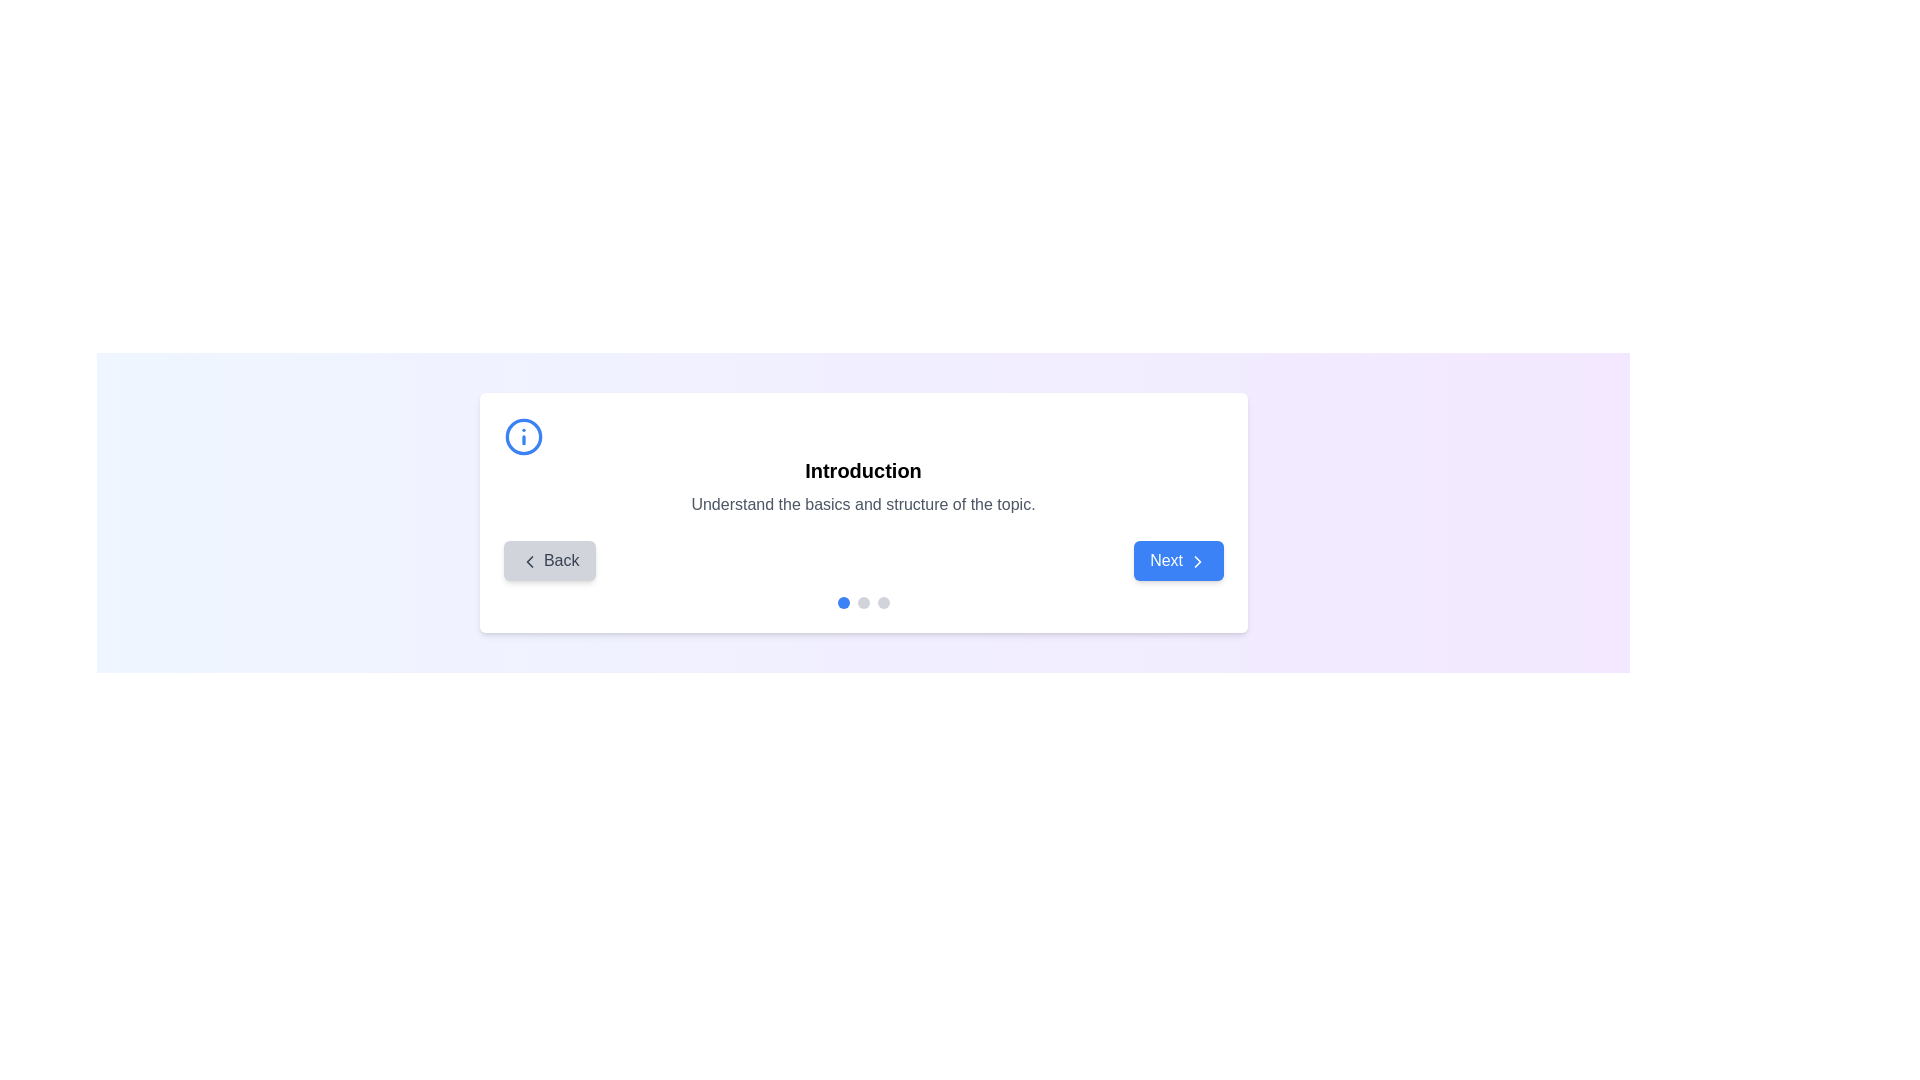 This screenshot has width=1920, height=1080. What do you see at coordinates (882, 601) in the screenshot?
I see `the third circular indicator with a gray background, styled as a rounded button, located beneath the panel containing a title and description` at bounding box center [882, 601].